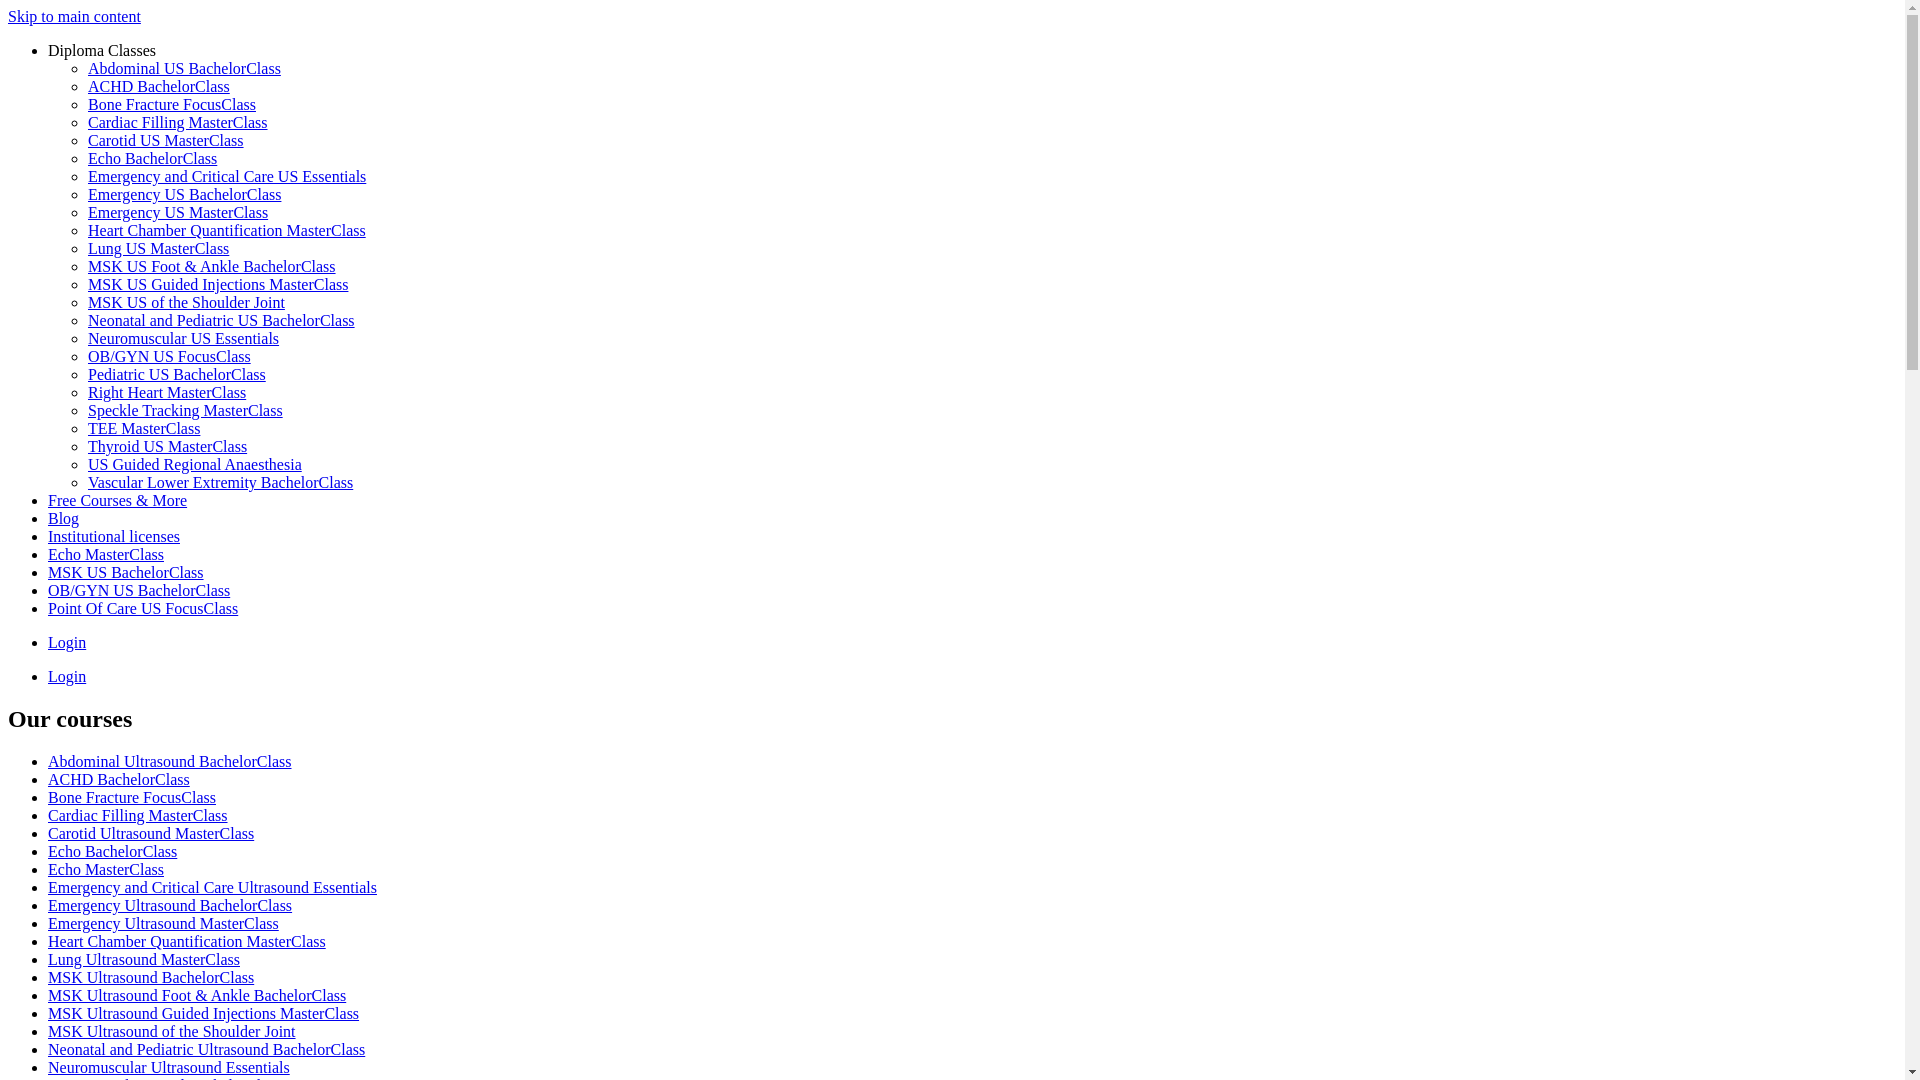  Describe the element at coordinates (167, 445) in the screenshot. I see `'Thyroid US MasterClass'` at that location.